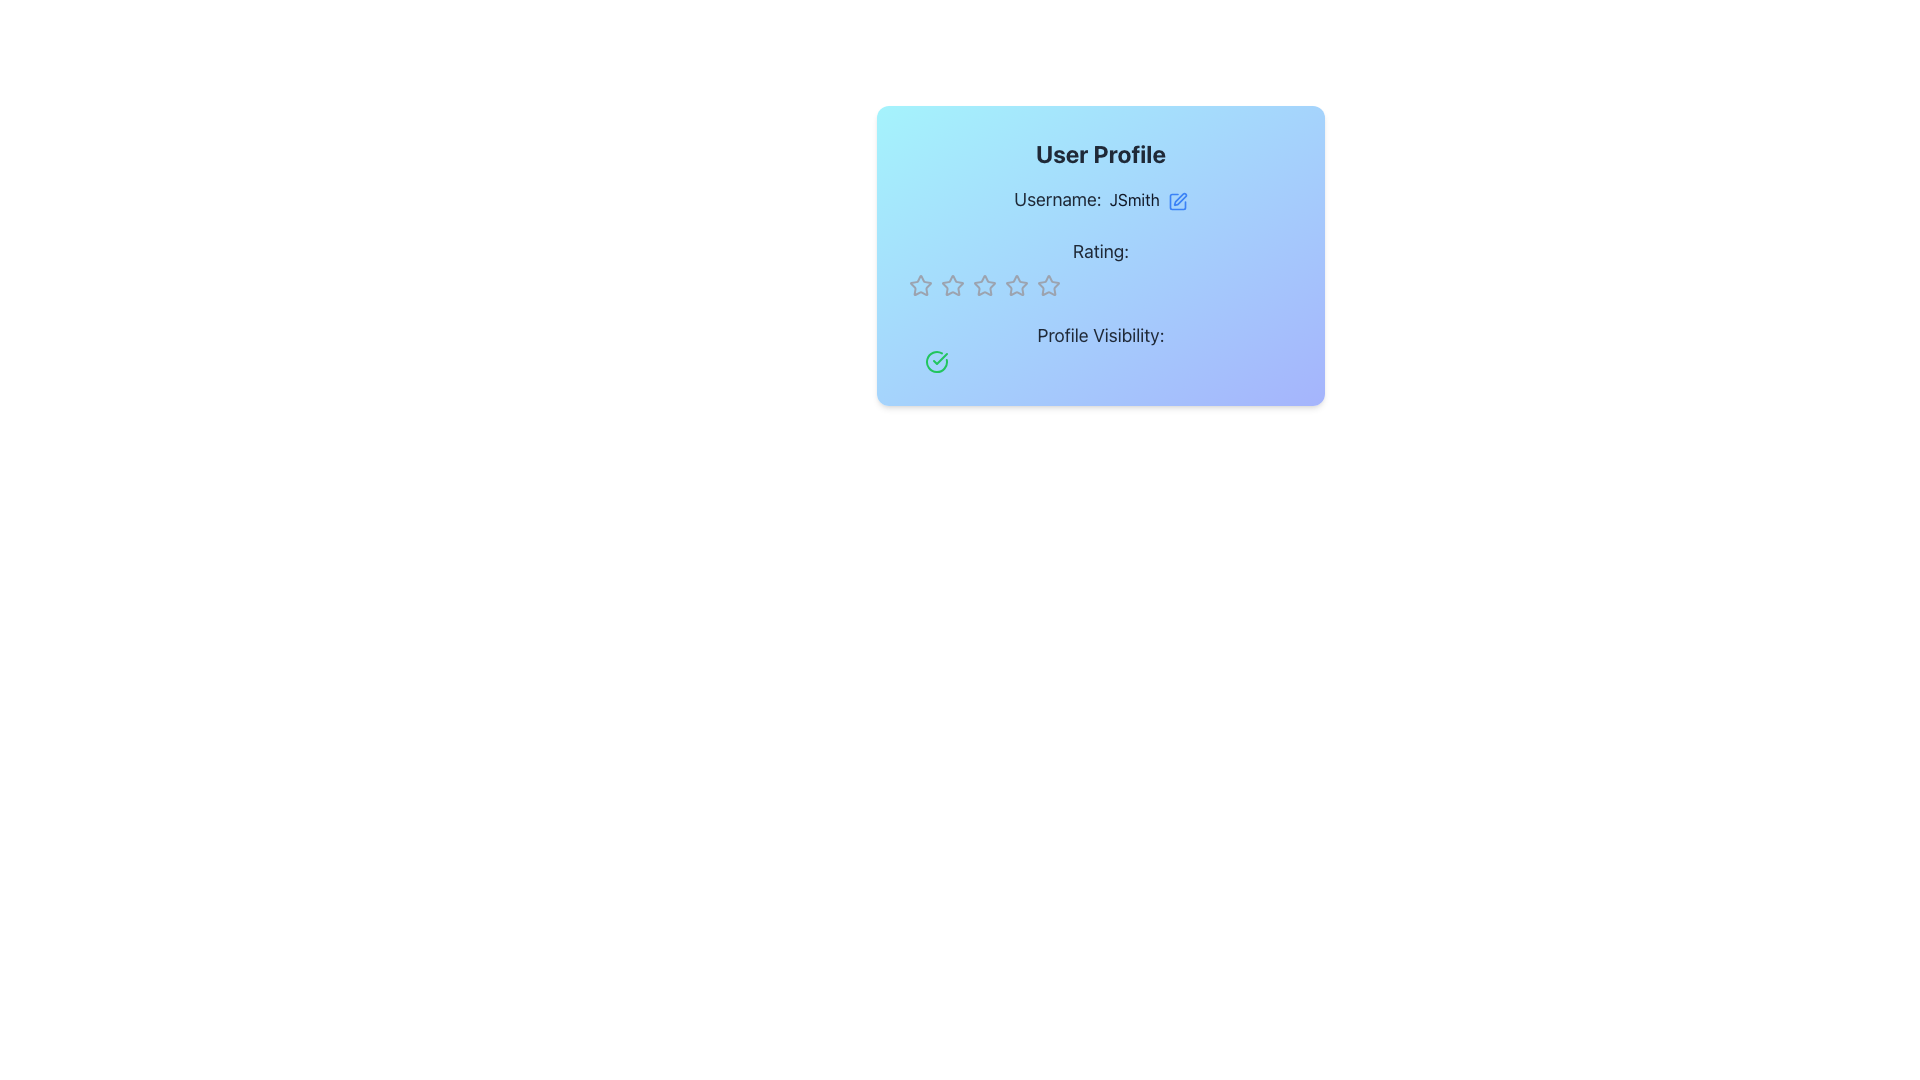  What do you see at coordinates (920, 285) in the screenshot?
I see `the first clickable star icon for rating located under the 'Rating' label in the card layout` at bounding box center [920, 285].